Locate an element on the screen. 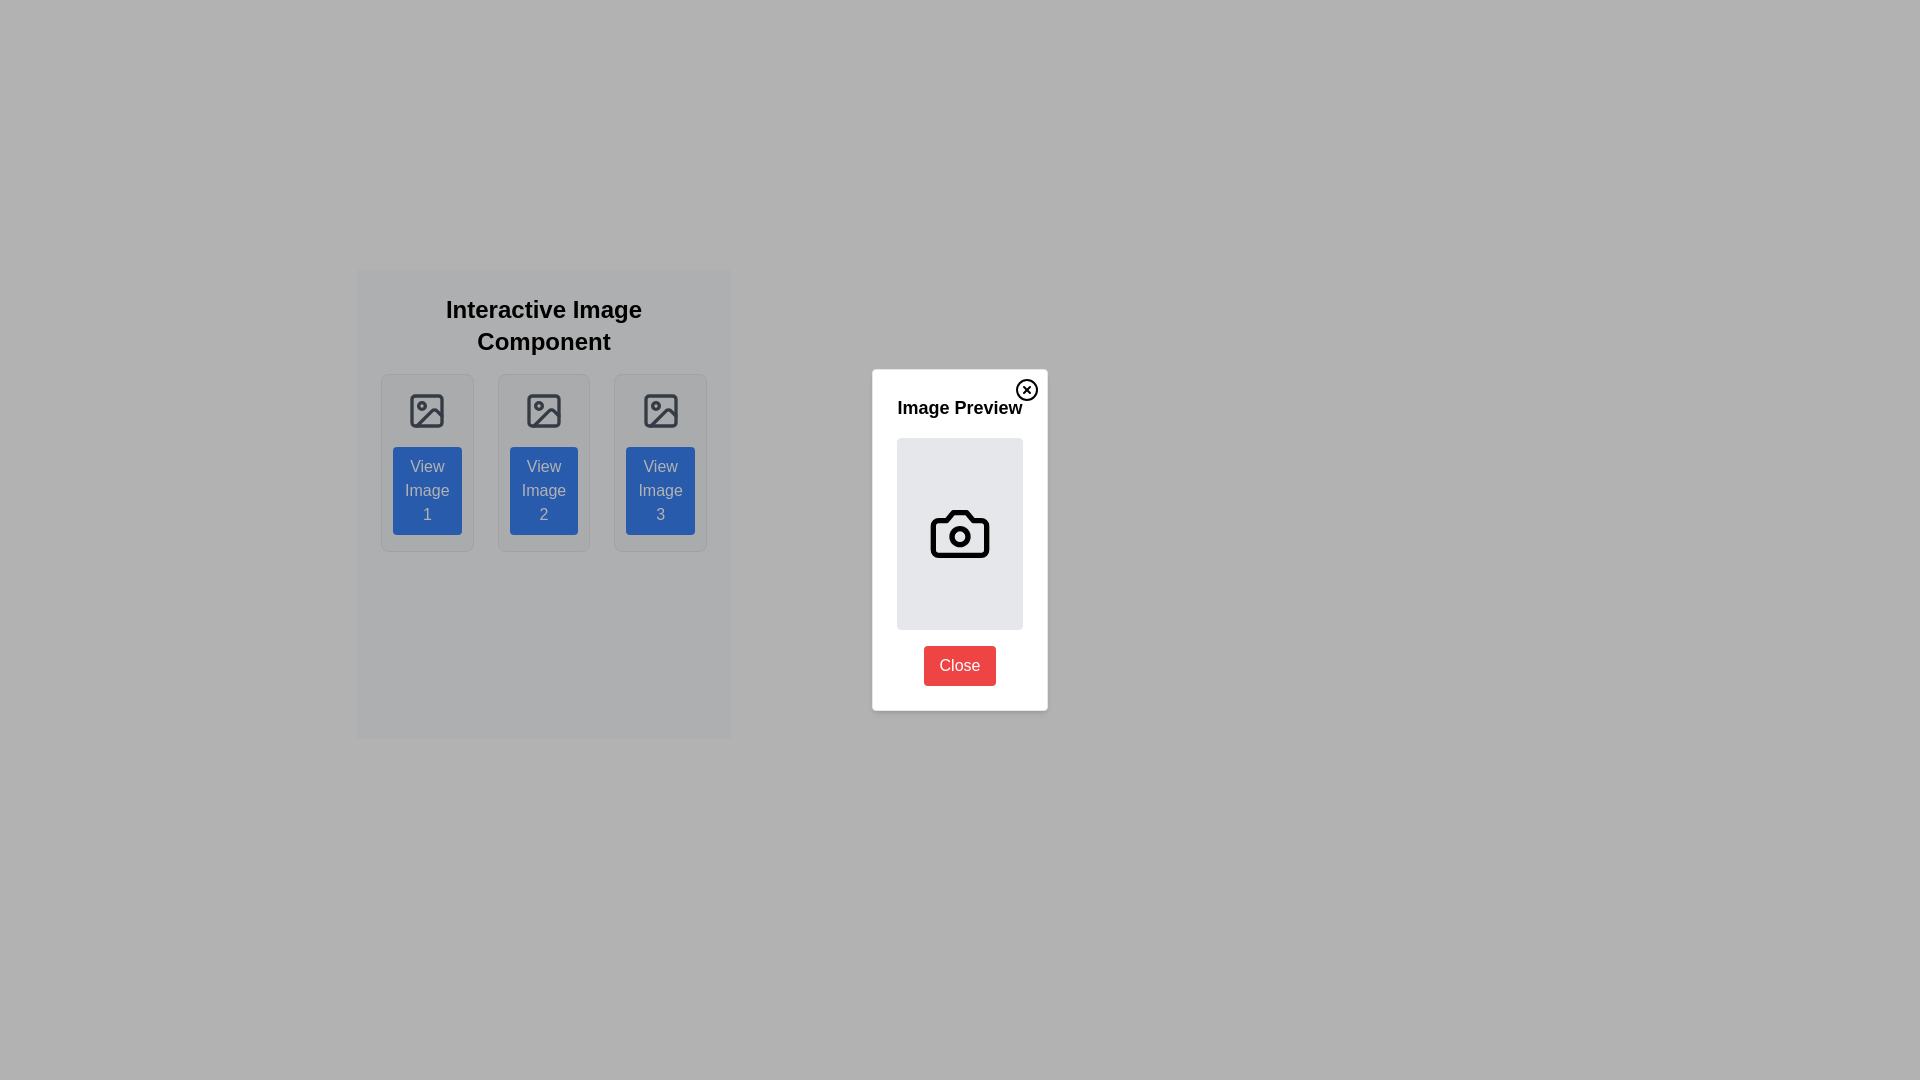  the 'View Image 2' button, which is styled with bold font, white text, and a blue background, located in the middle of a row of three buttons below the heading 'Interactive Image Component' is located at coordinates (543, 492).